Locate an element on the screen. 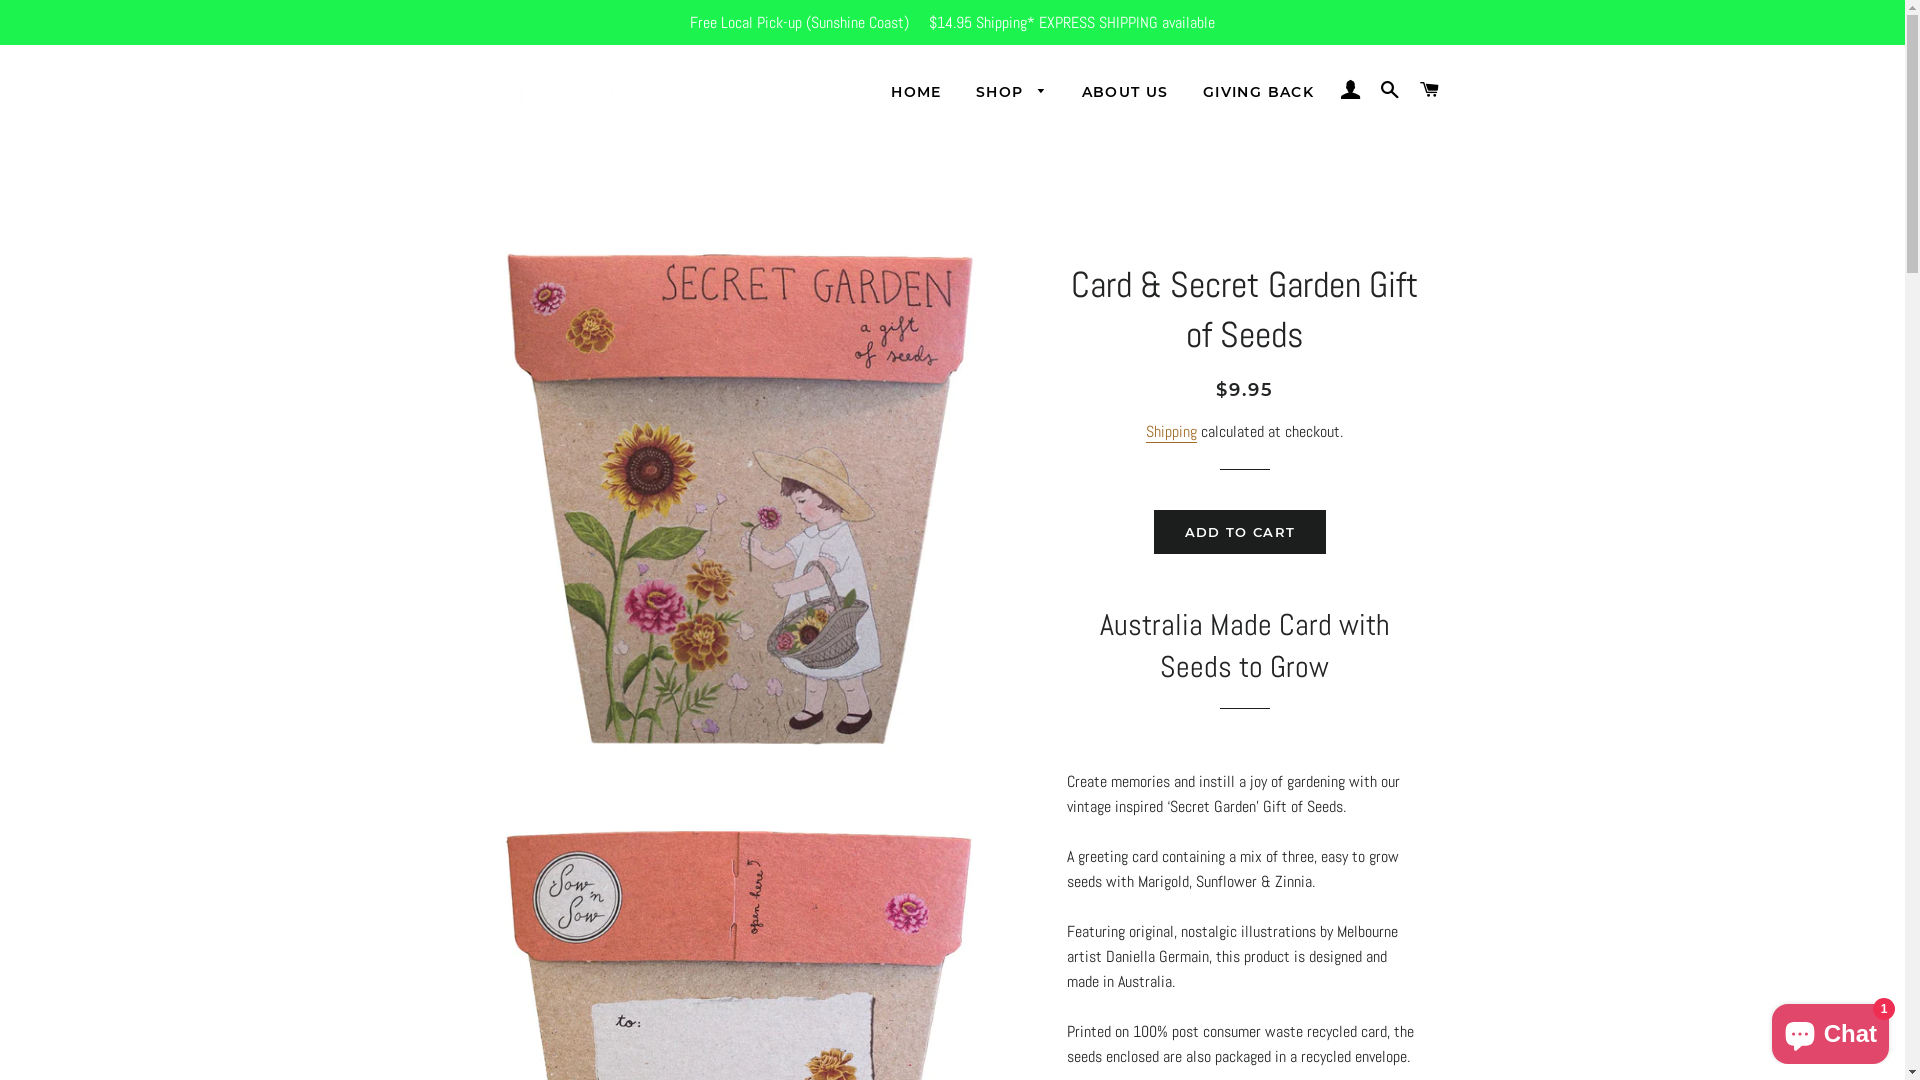 This screenshot has height=1080, width=1920. 'GIVING BACK' is located at coordinates (1257, 92).